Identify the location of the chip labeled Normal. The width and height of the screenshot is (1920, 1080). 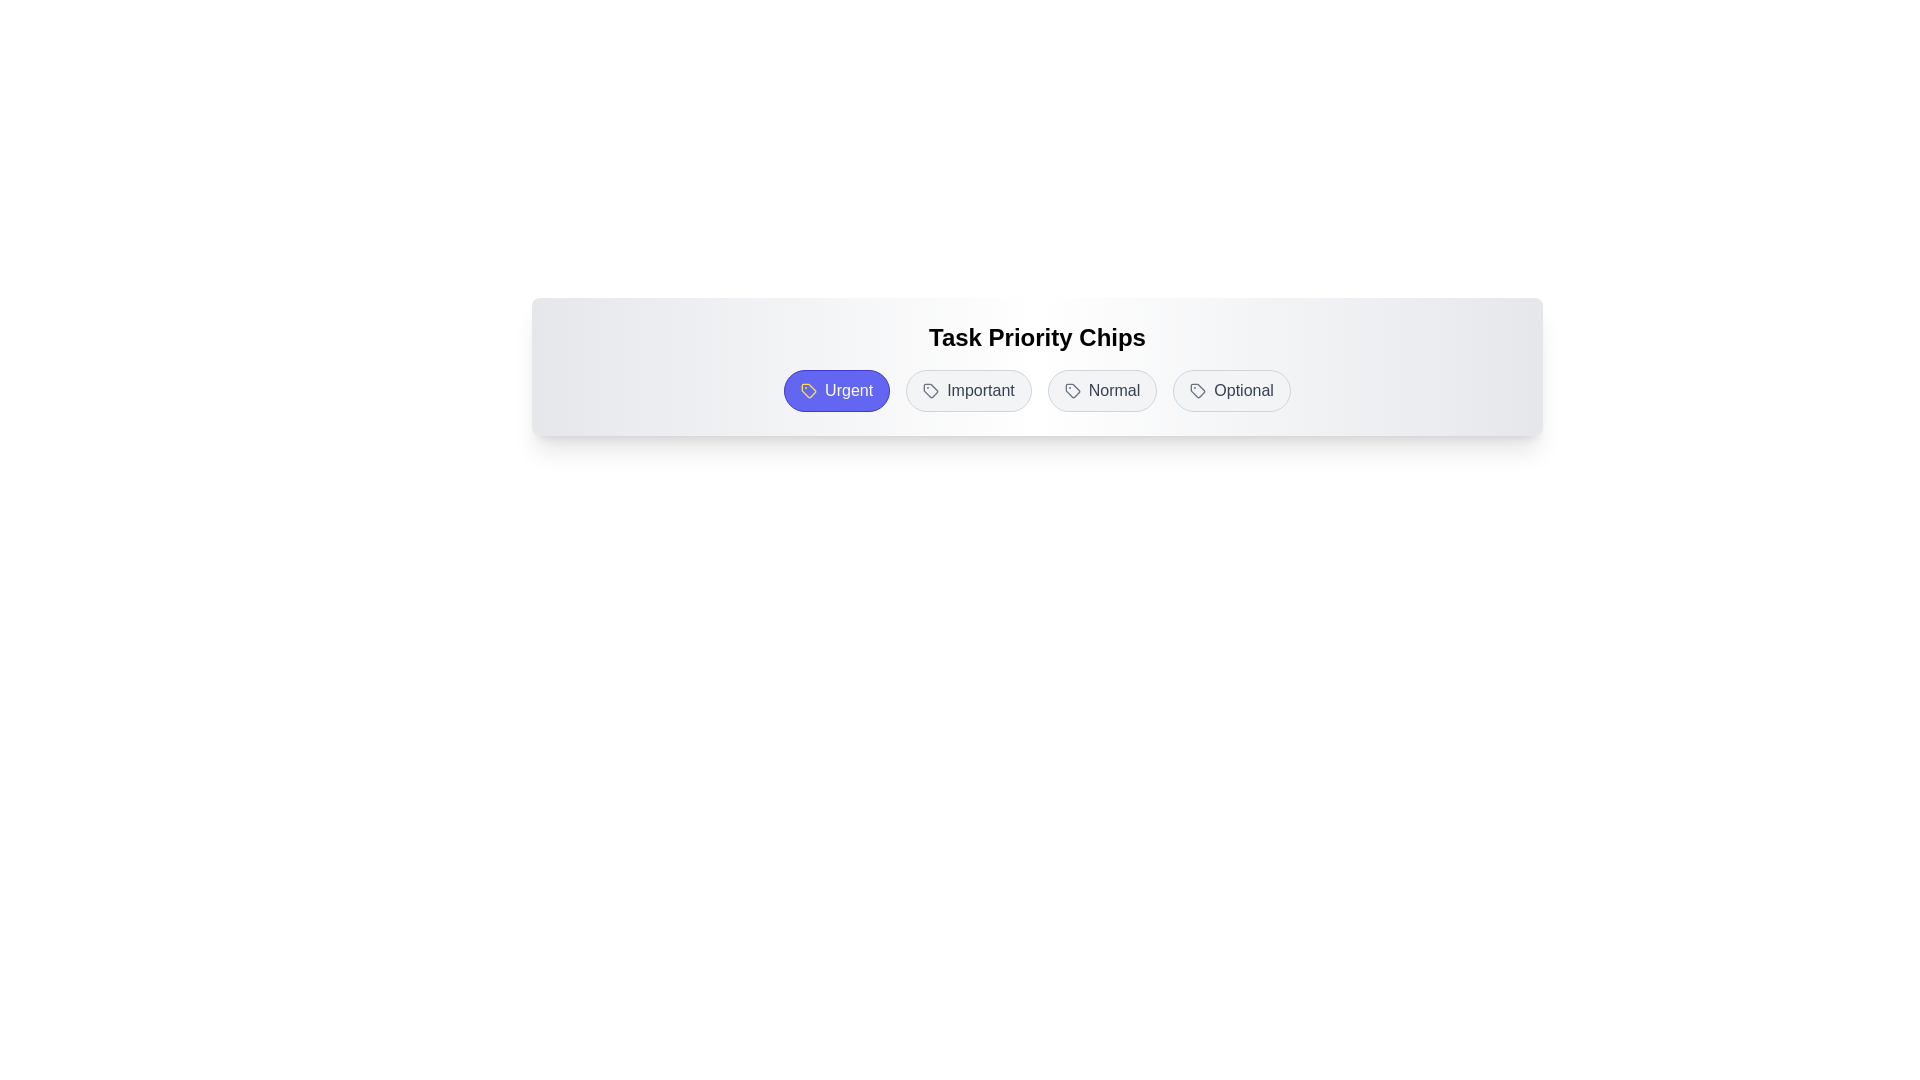
(1101, 390).